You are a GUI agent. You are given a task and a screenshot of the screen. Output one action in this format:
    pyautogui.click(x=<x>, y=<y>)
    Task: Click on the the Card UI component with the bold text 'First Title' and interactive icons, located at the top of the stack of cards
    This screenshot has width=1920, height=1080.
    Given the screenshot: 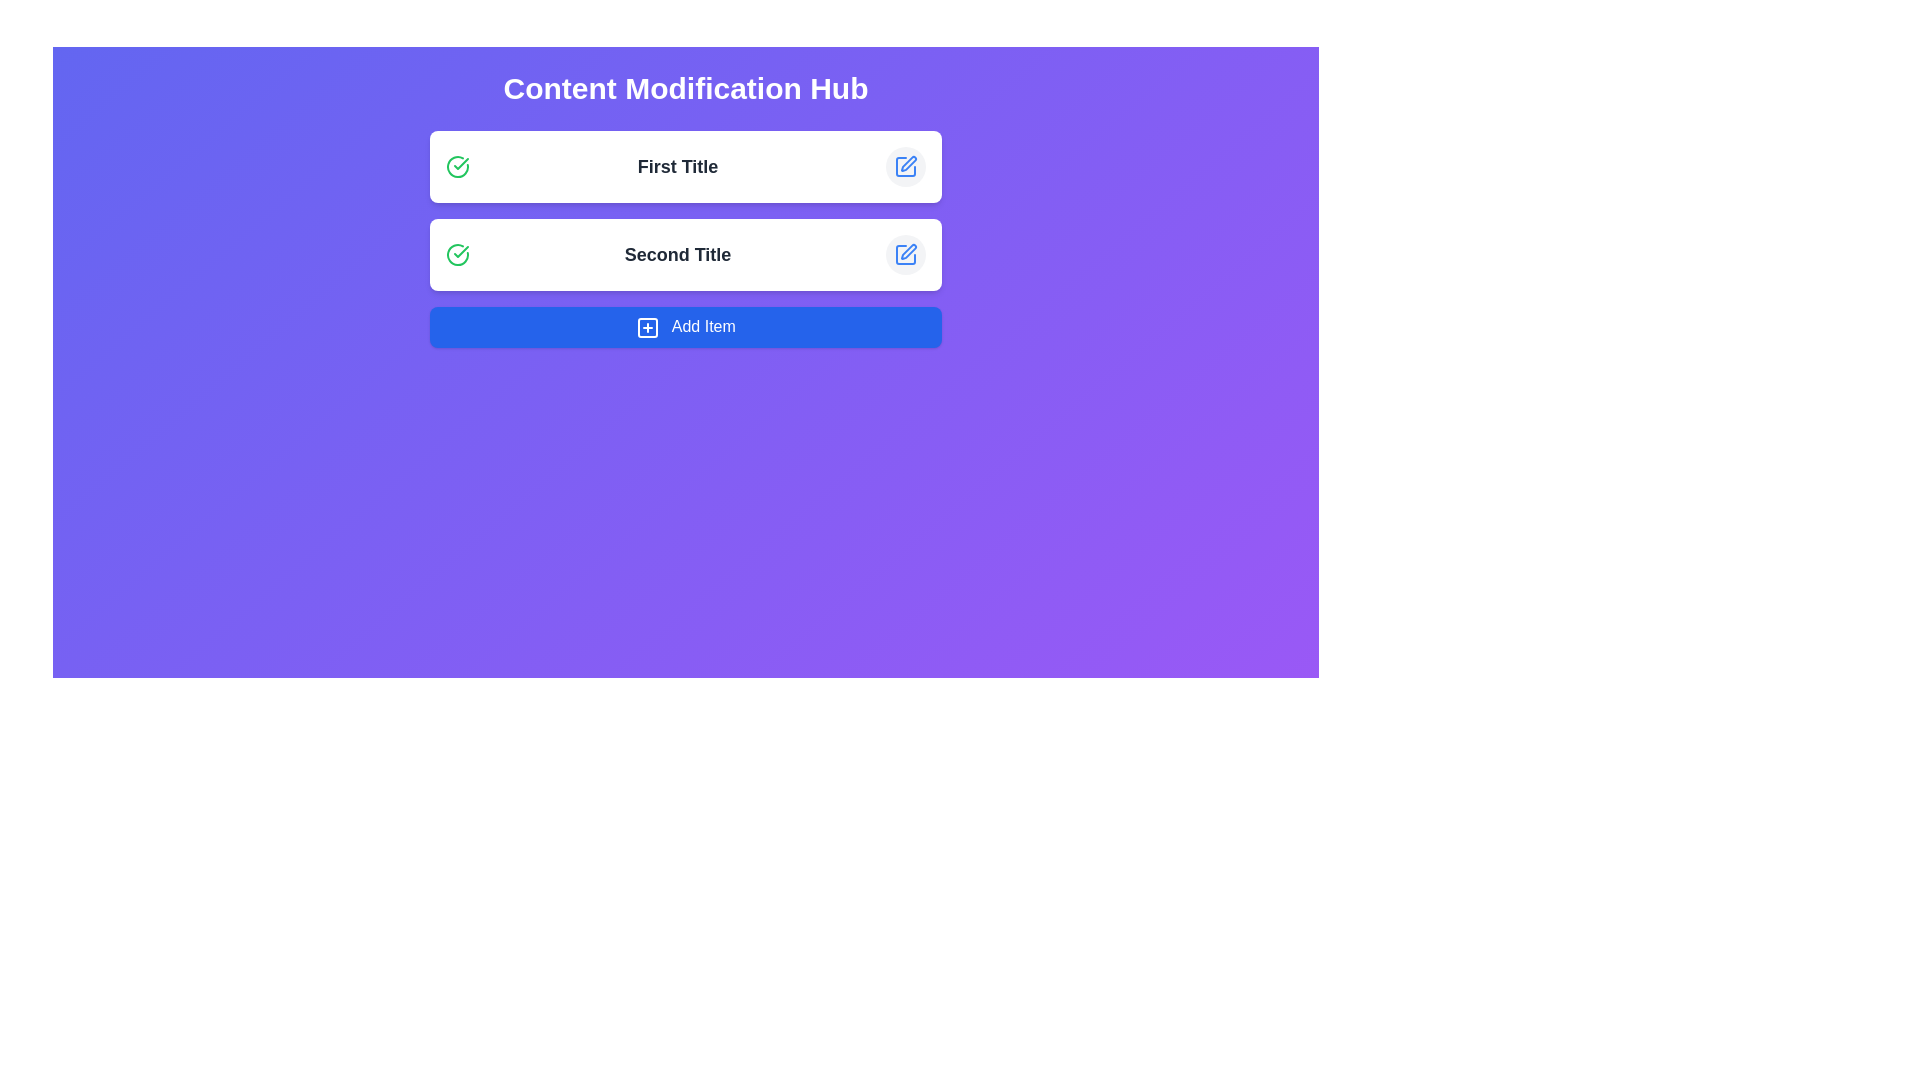 What is the action you would take?
    pyautogui.click(x=686, y=165)
    